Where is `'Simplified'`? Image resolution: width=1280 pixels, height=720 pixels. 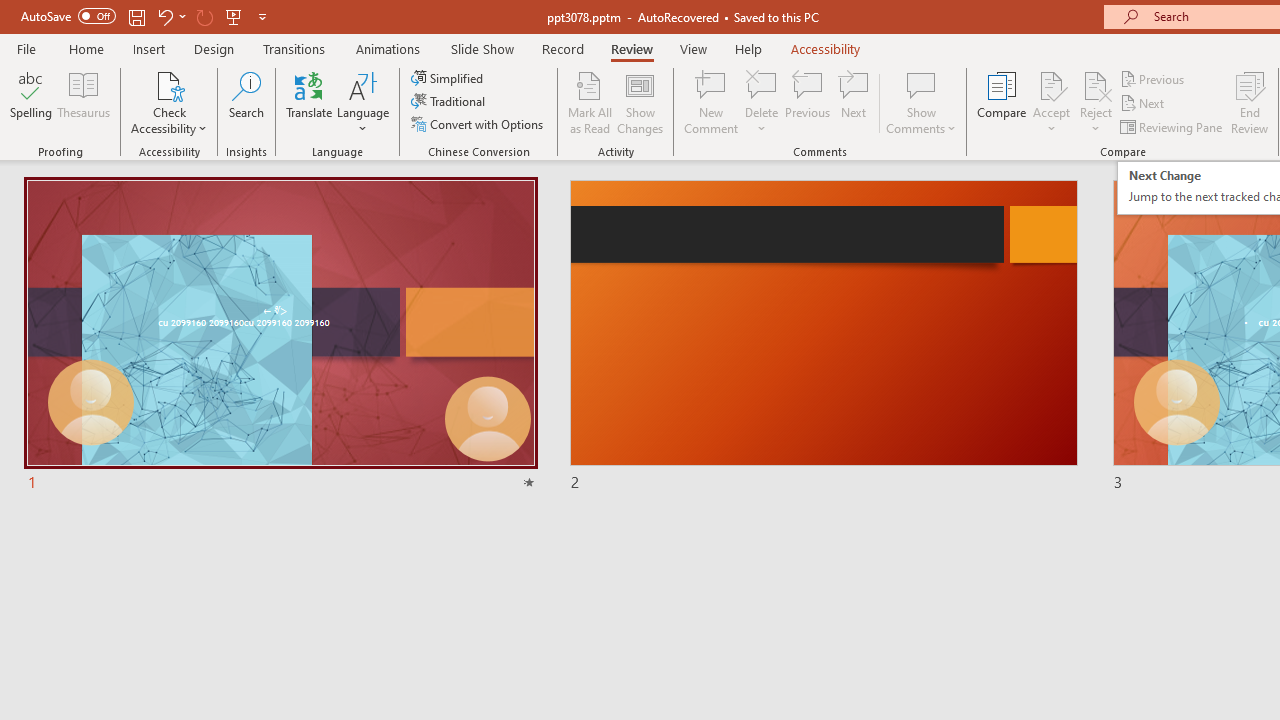 'Simplified' is located at coordinates (448, 77).